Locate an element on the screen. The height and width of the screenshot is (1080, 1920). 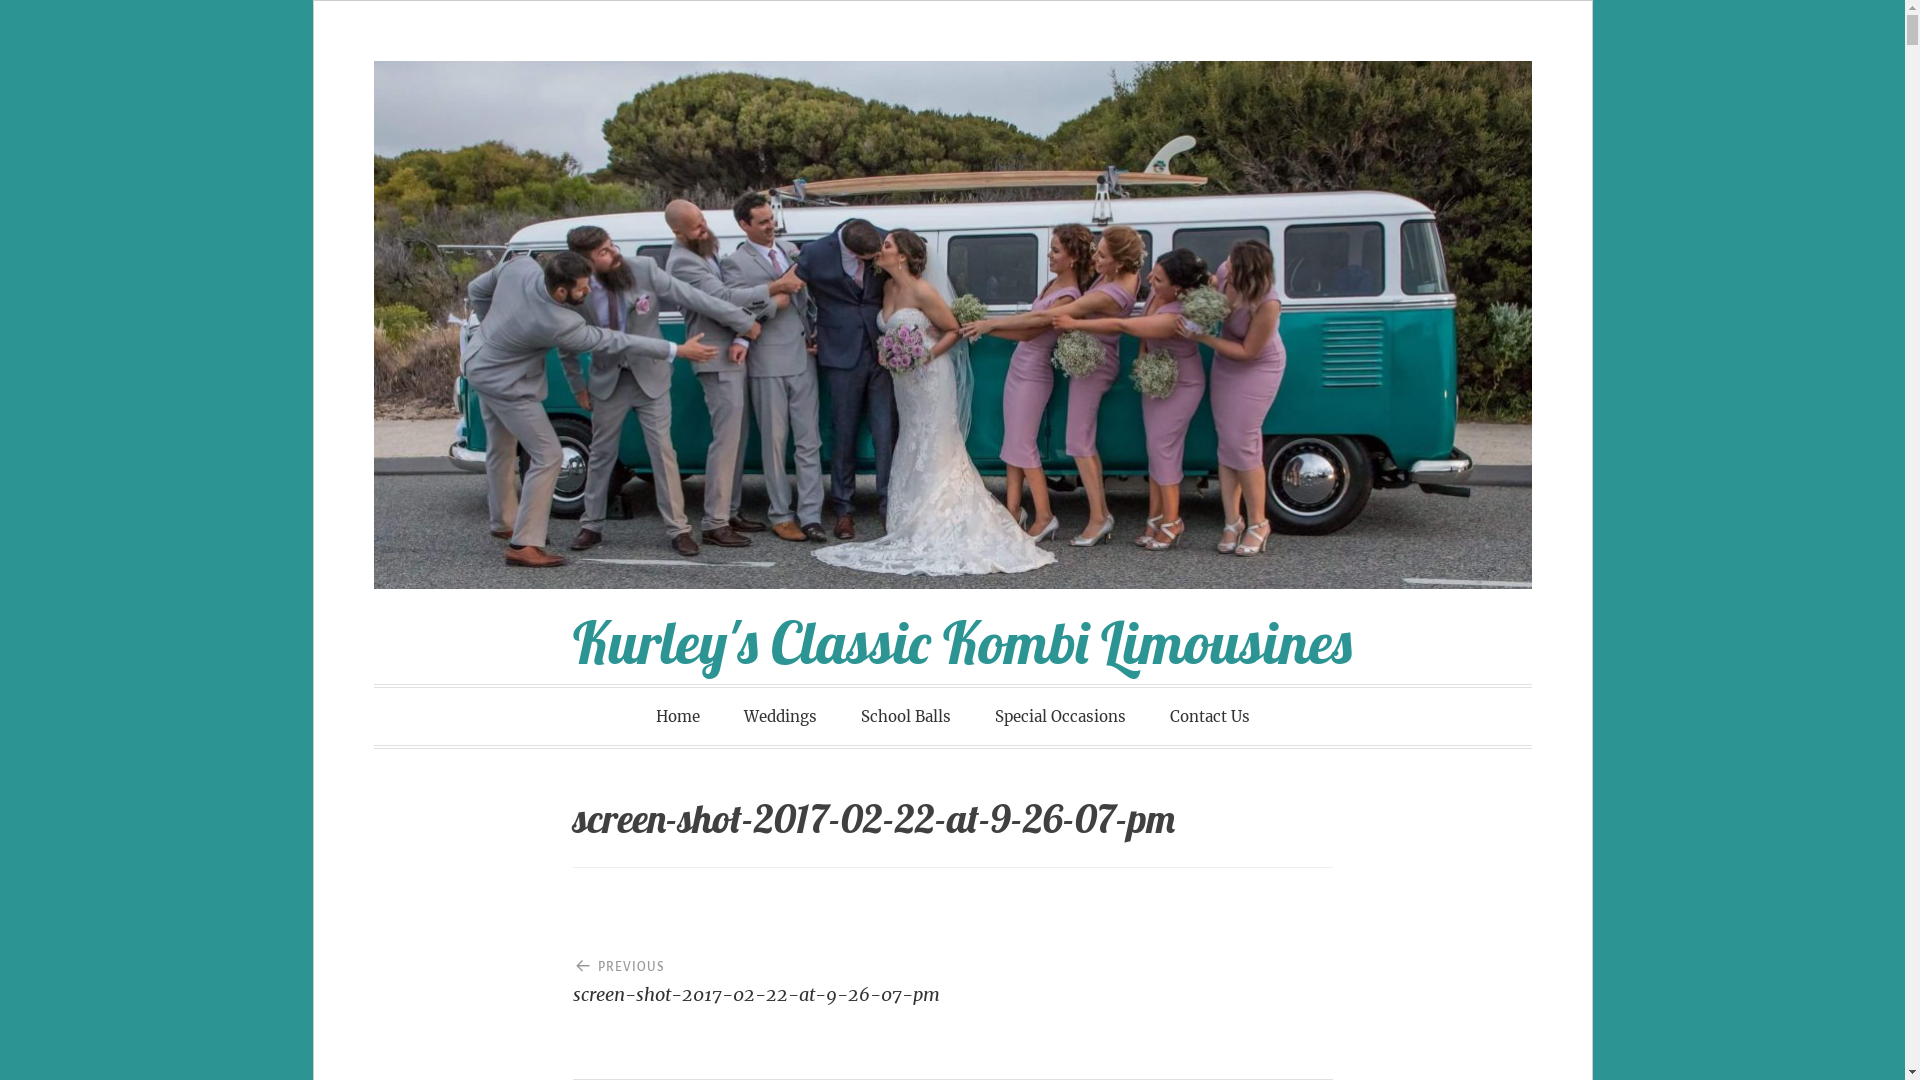
'School Balls' is located at coordinates (904, 715).